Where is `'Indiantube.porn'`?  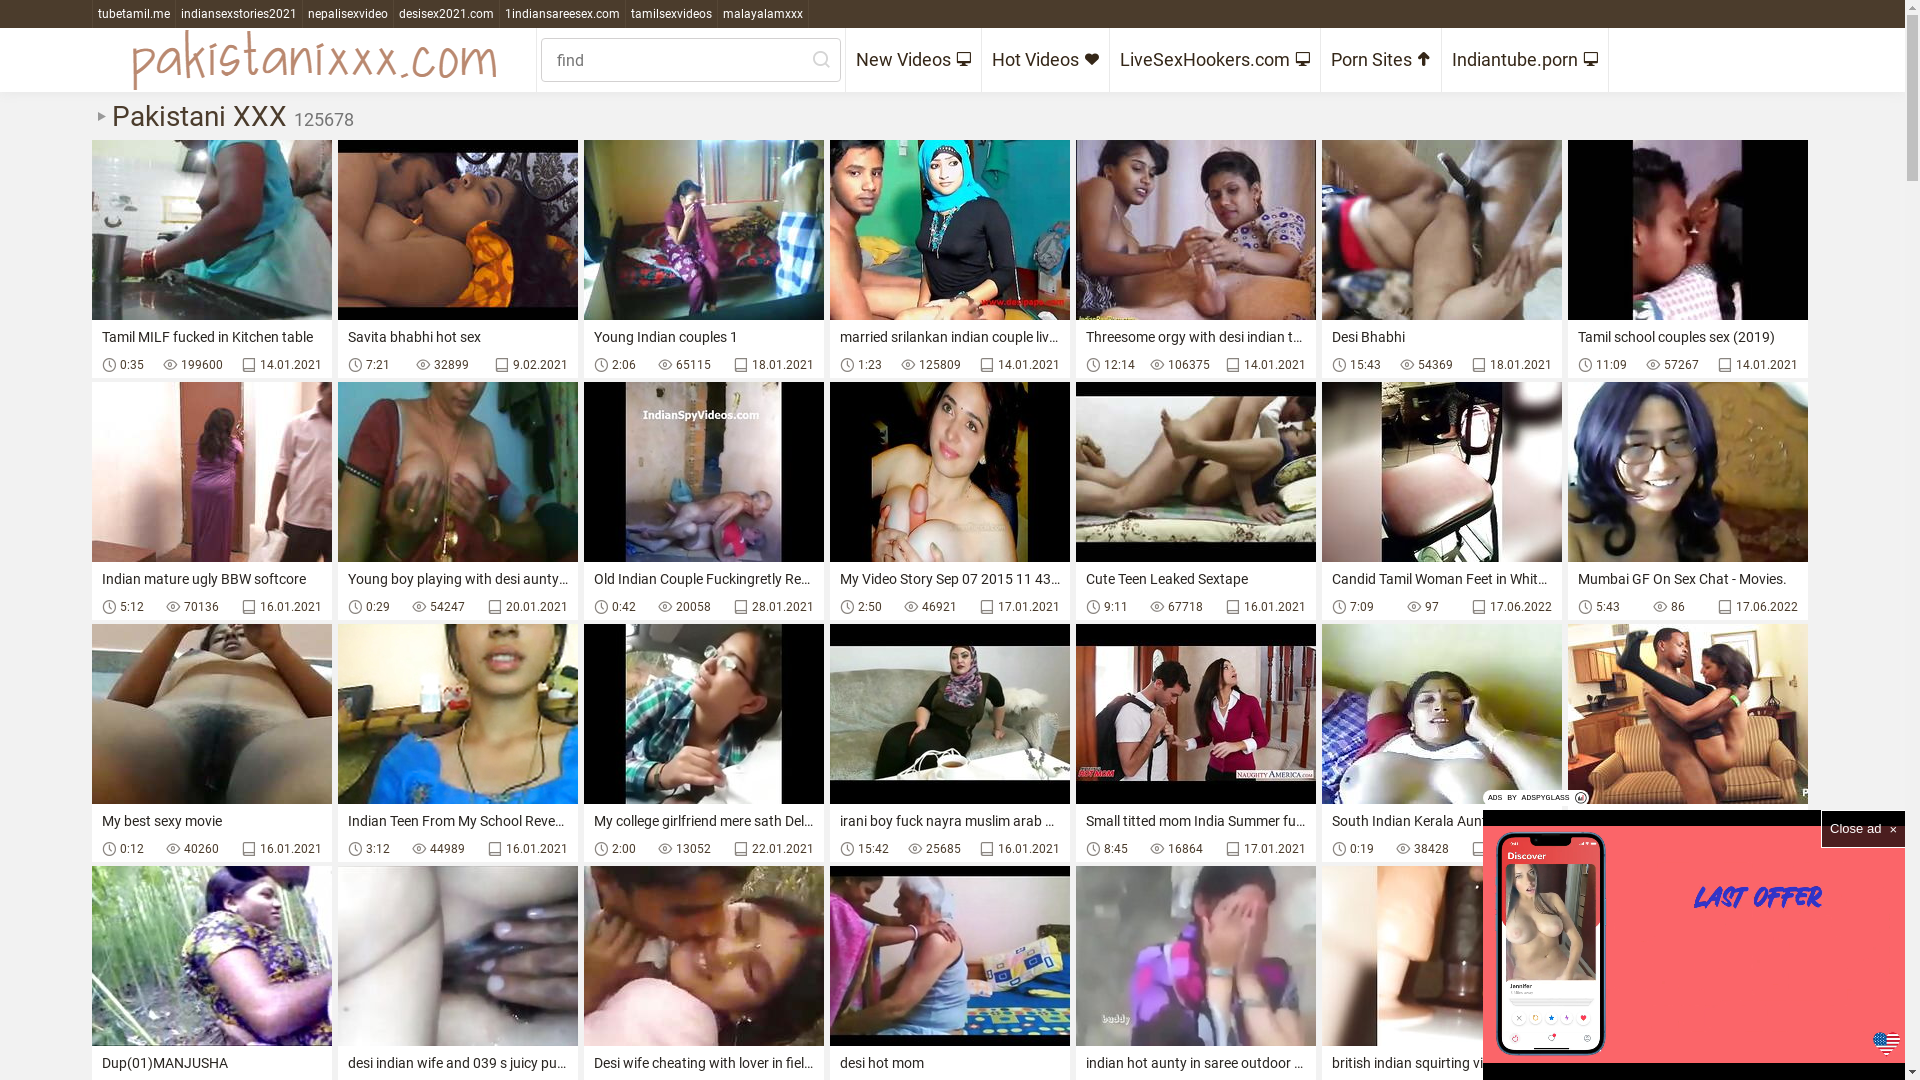
'Indiantube.porn' is located at coordinates (1524, 59).